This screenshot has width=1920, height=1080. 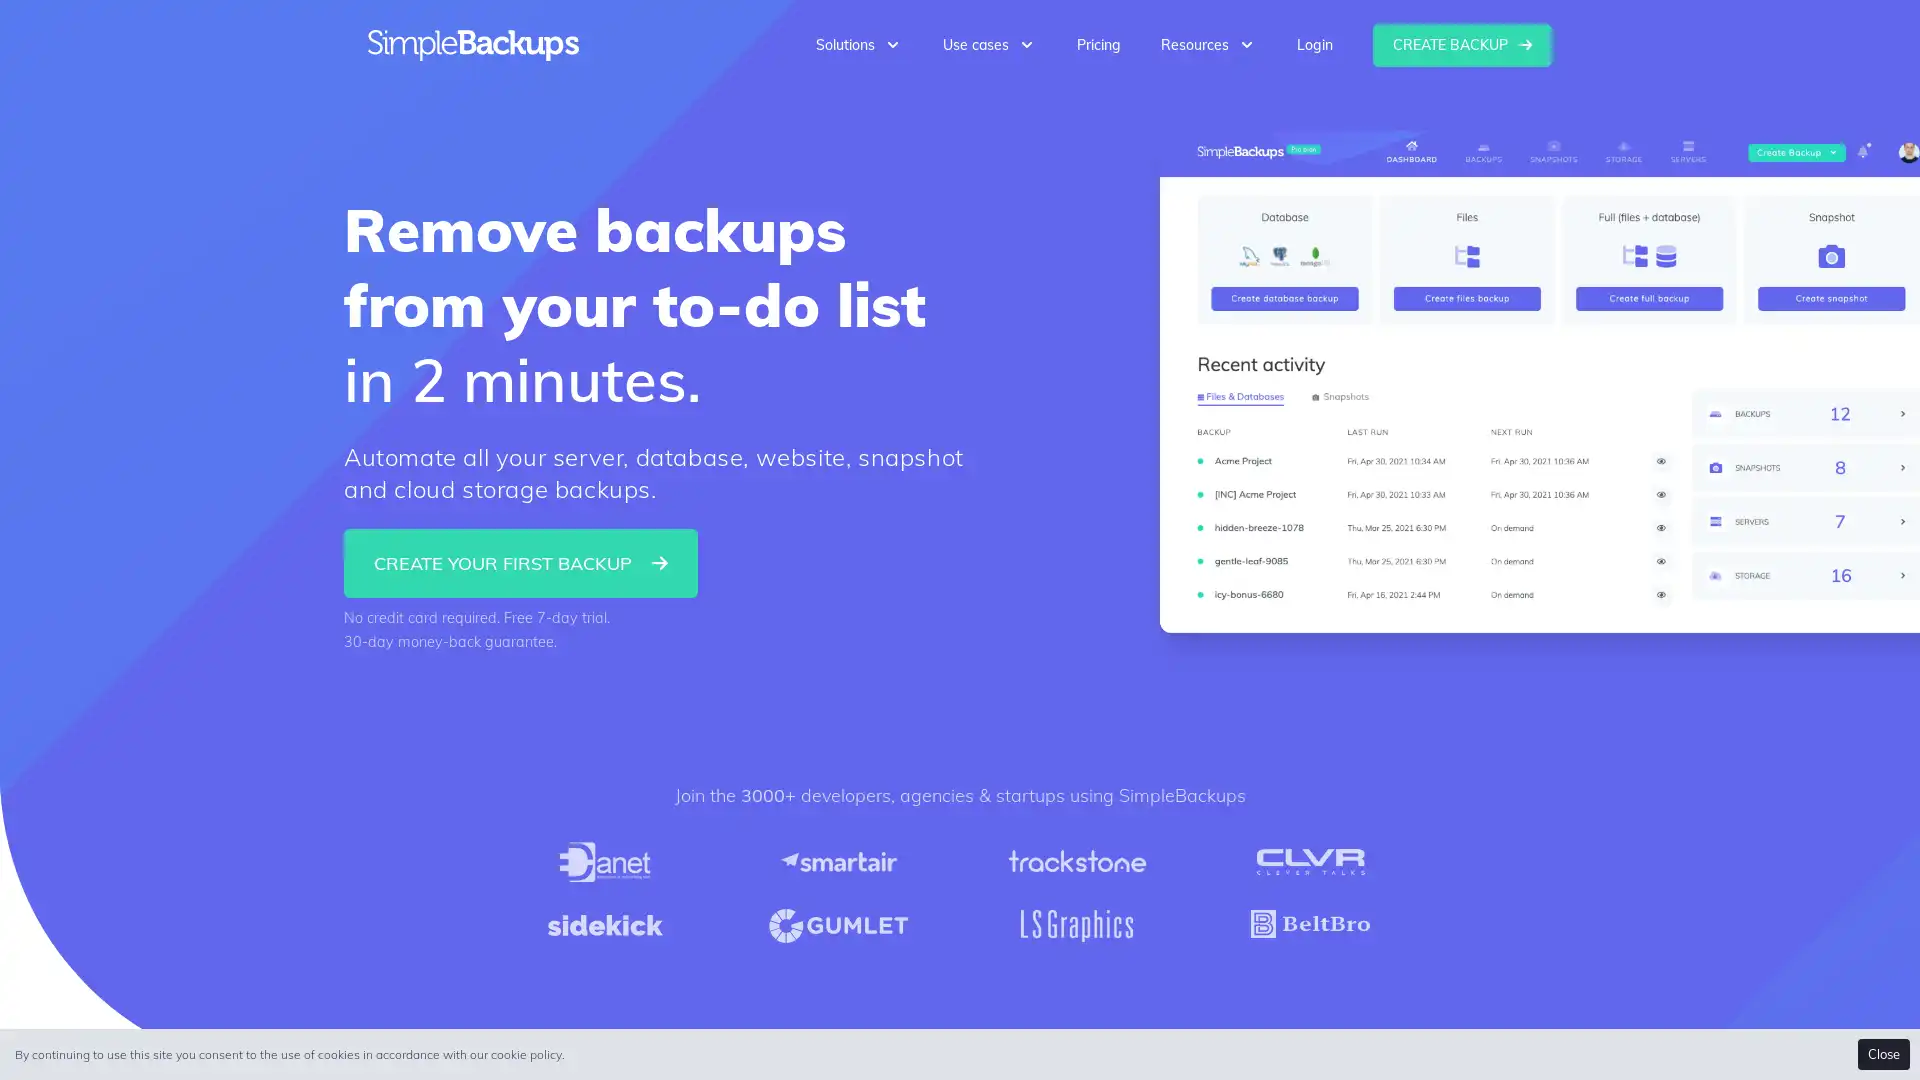 What do you see at coordinates (989, 45) in the screenshot?
I see `Use cases` at bounding box center [989, 45].